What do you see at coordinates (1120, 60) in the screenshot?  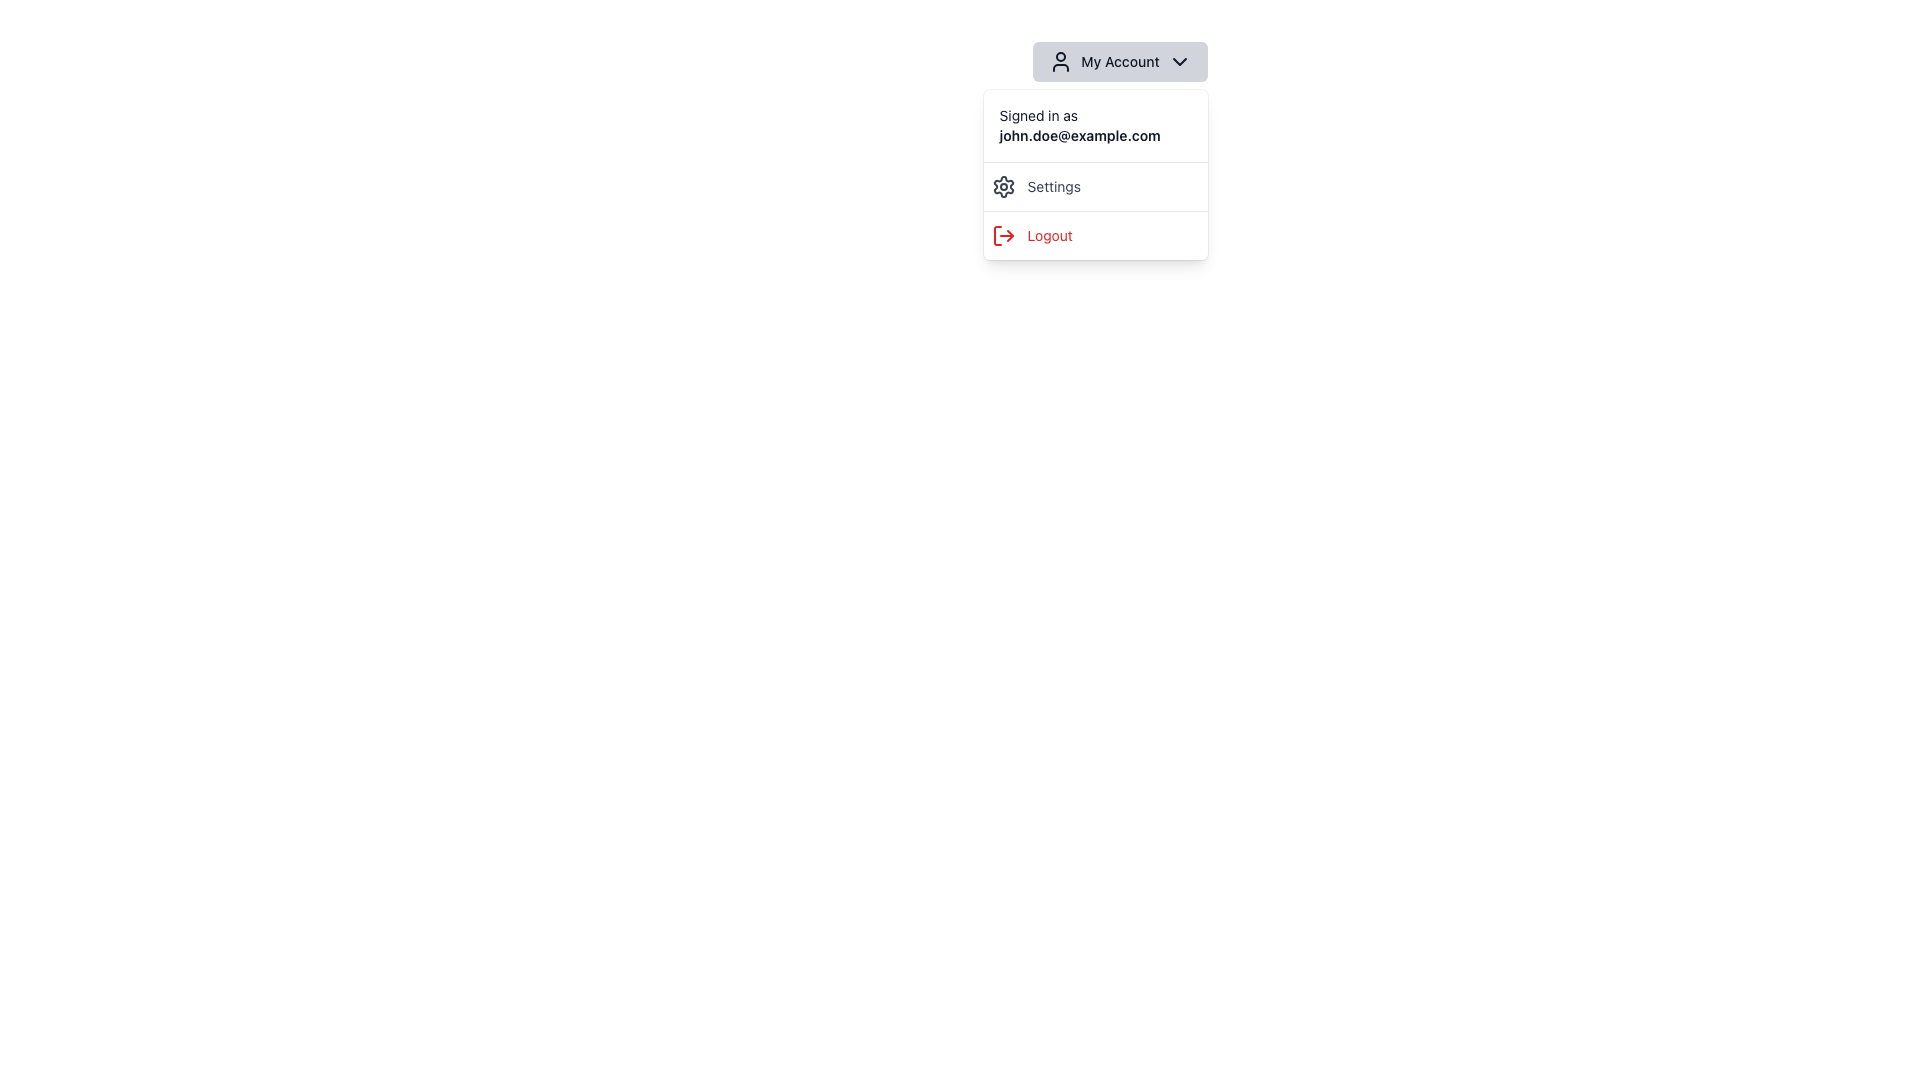 I see `the 'My Account' dropdown button located at the top-right section of the interface` at bounding box center [1120, 60].